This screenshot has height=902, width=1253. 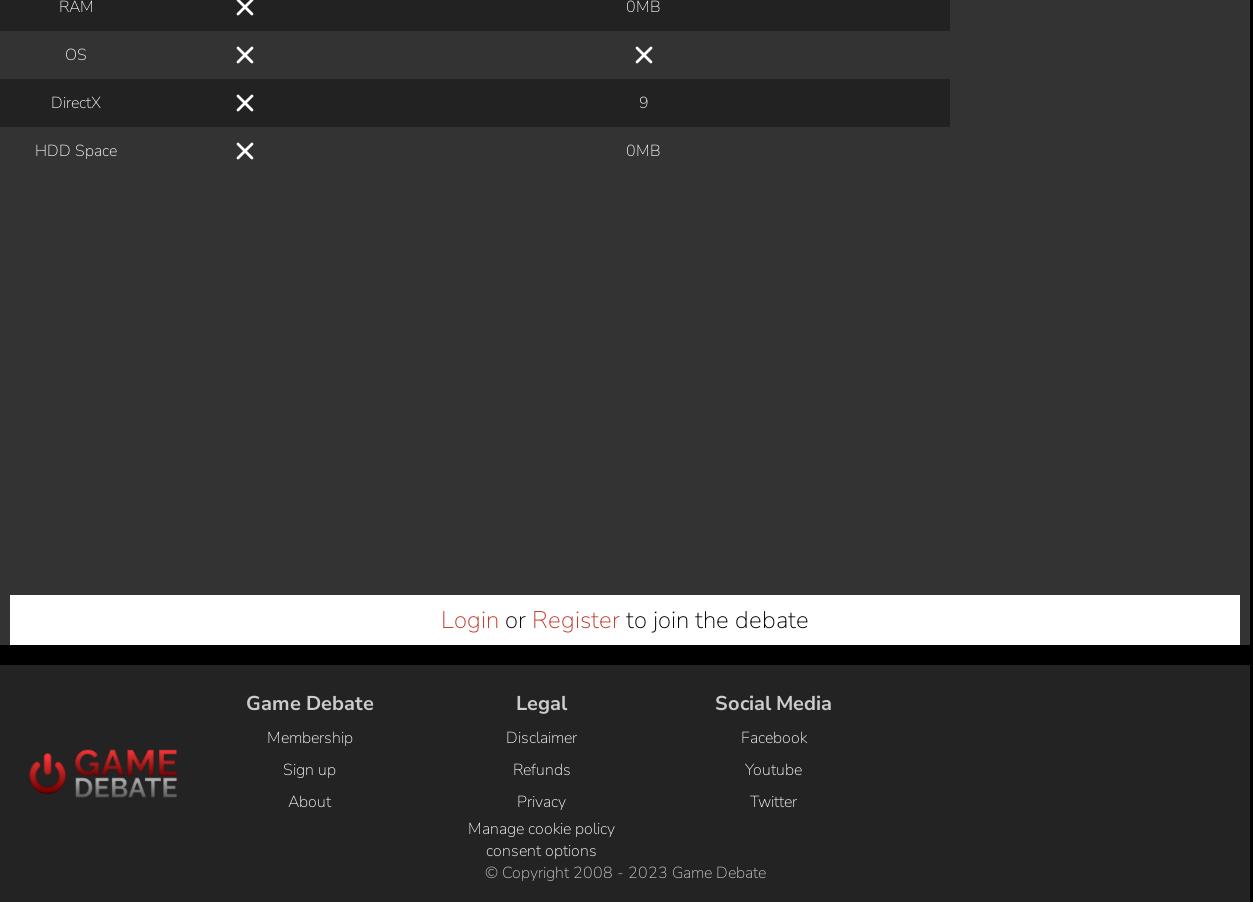 What do you see at coordinates (772, 45) in the screenshot?
I see `'Facebook'` at bounding box center [772, 45].